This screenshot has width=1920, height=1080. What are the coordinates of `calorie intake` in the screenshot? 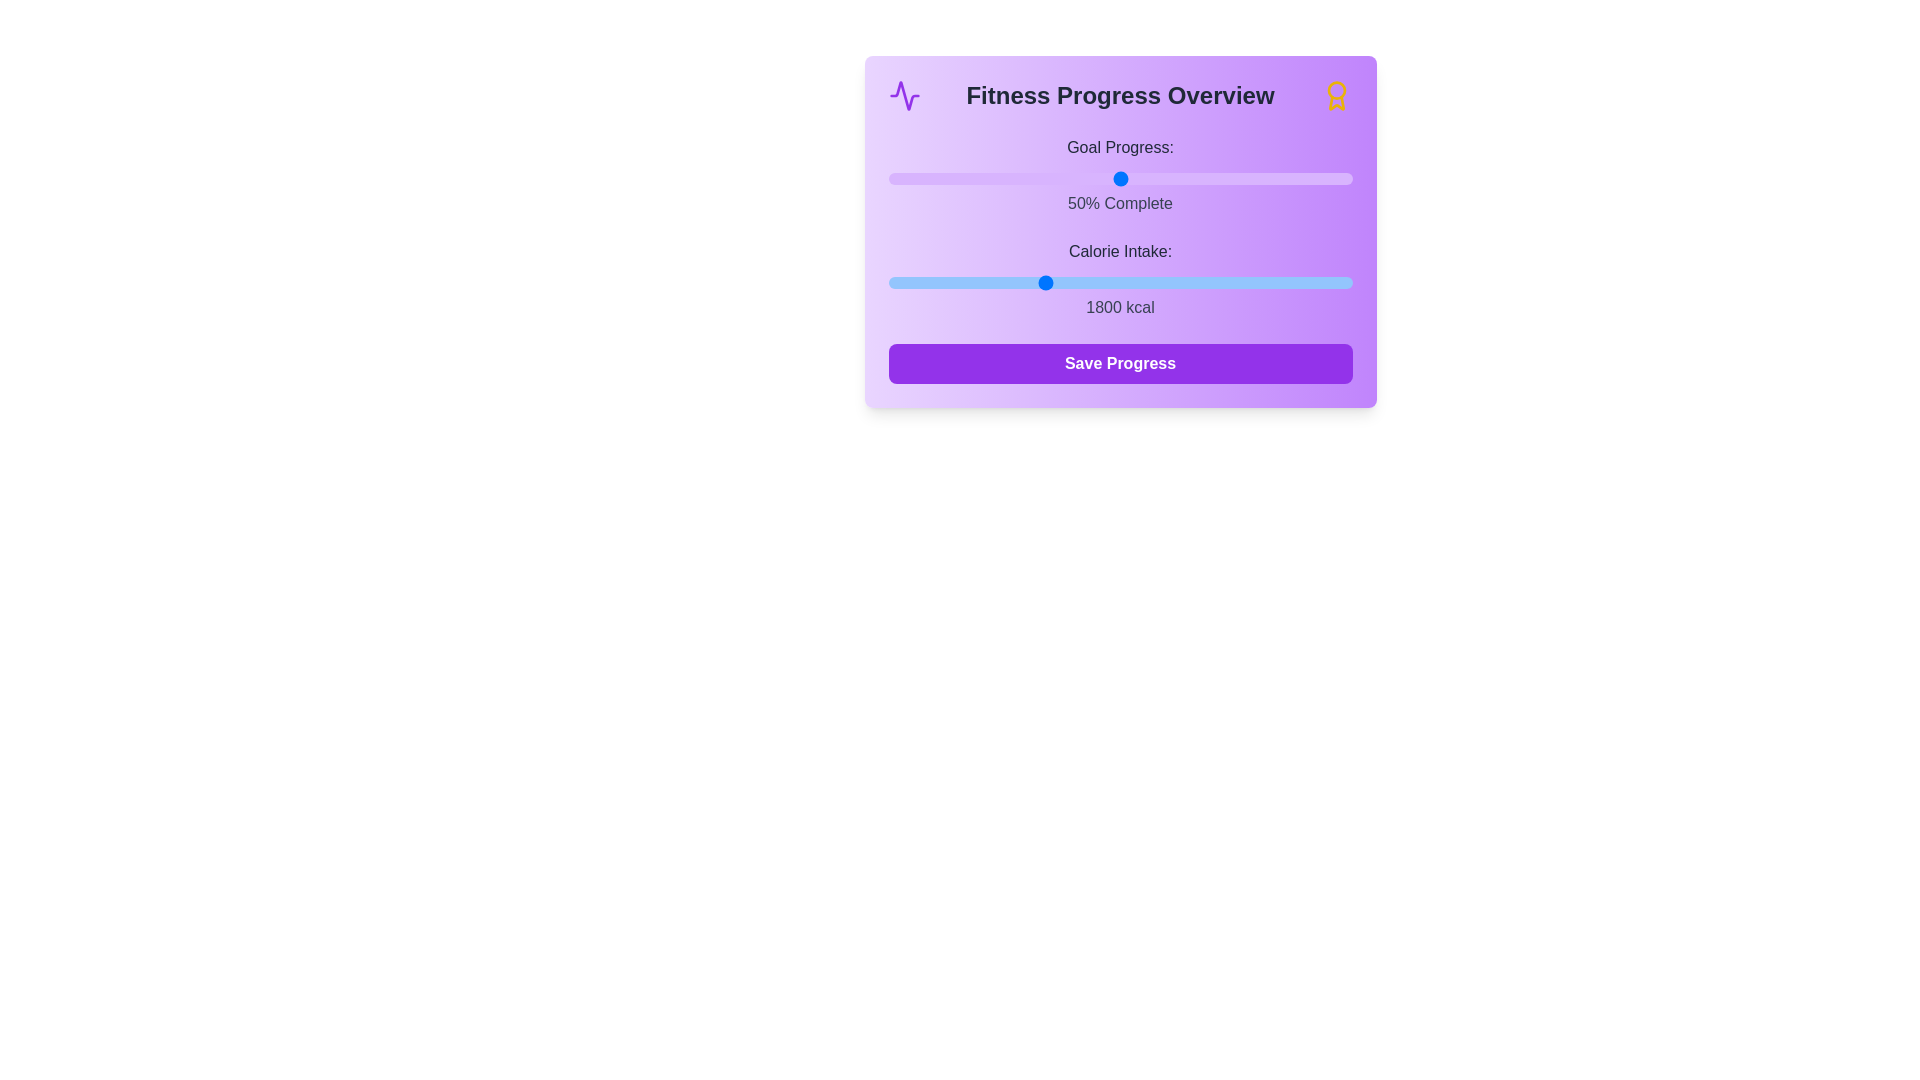 It's located at (960, 282).